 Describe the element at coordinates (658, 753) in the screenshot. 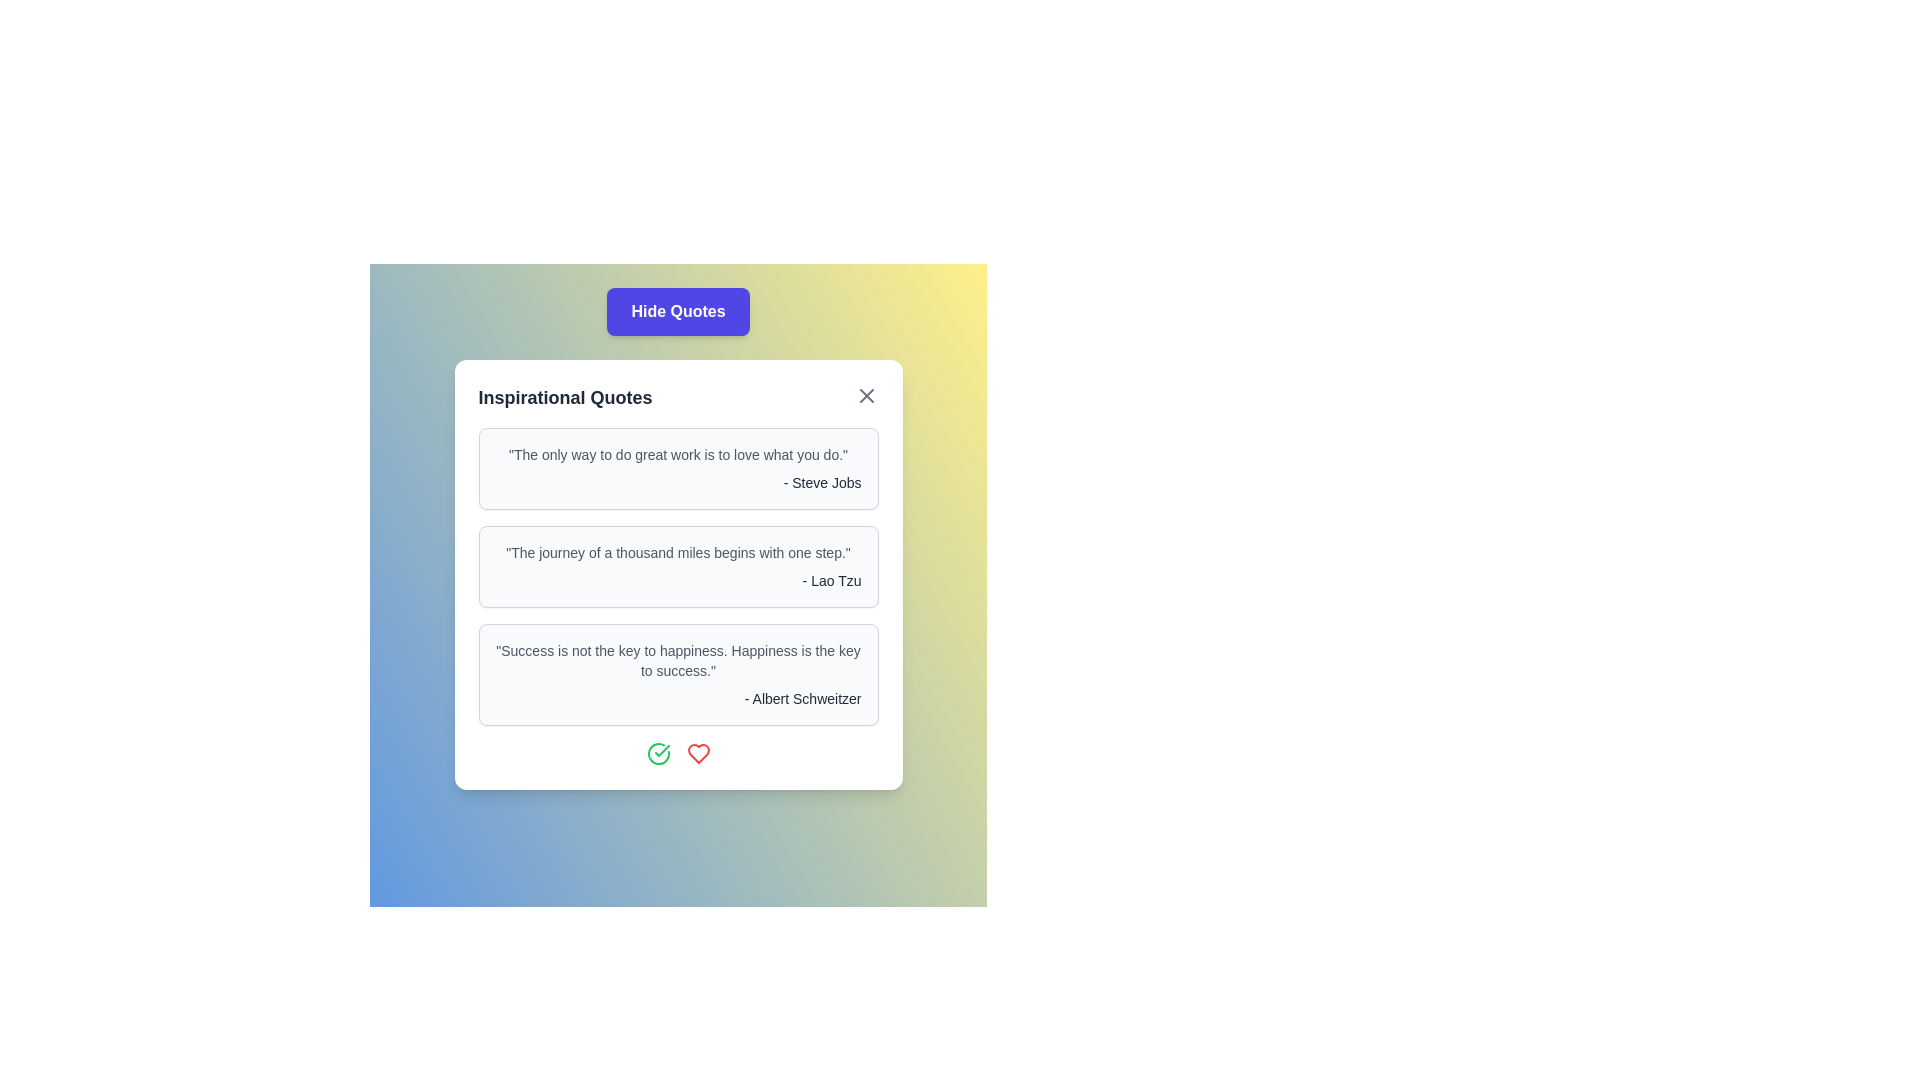

I see `the leftmost icon button in the bottom center of the modal interface` at that location.